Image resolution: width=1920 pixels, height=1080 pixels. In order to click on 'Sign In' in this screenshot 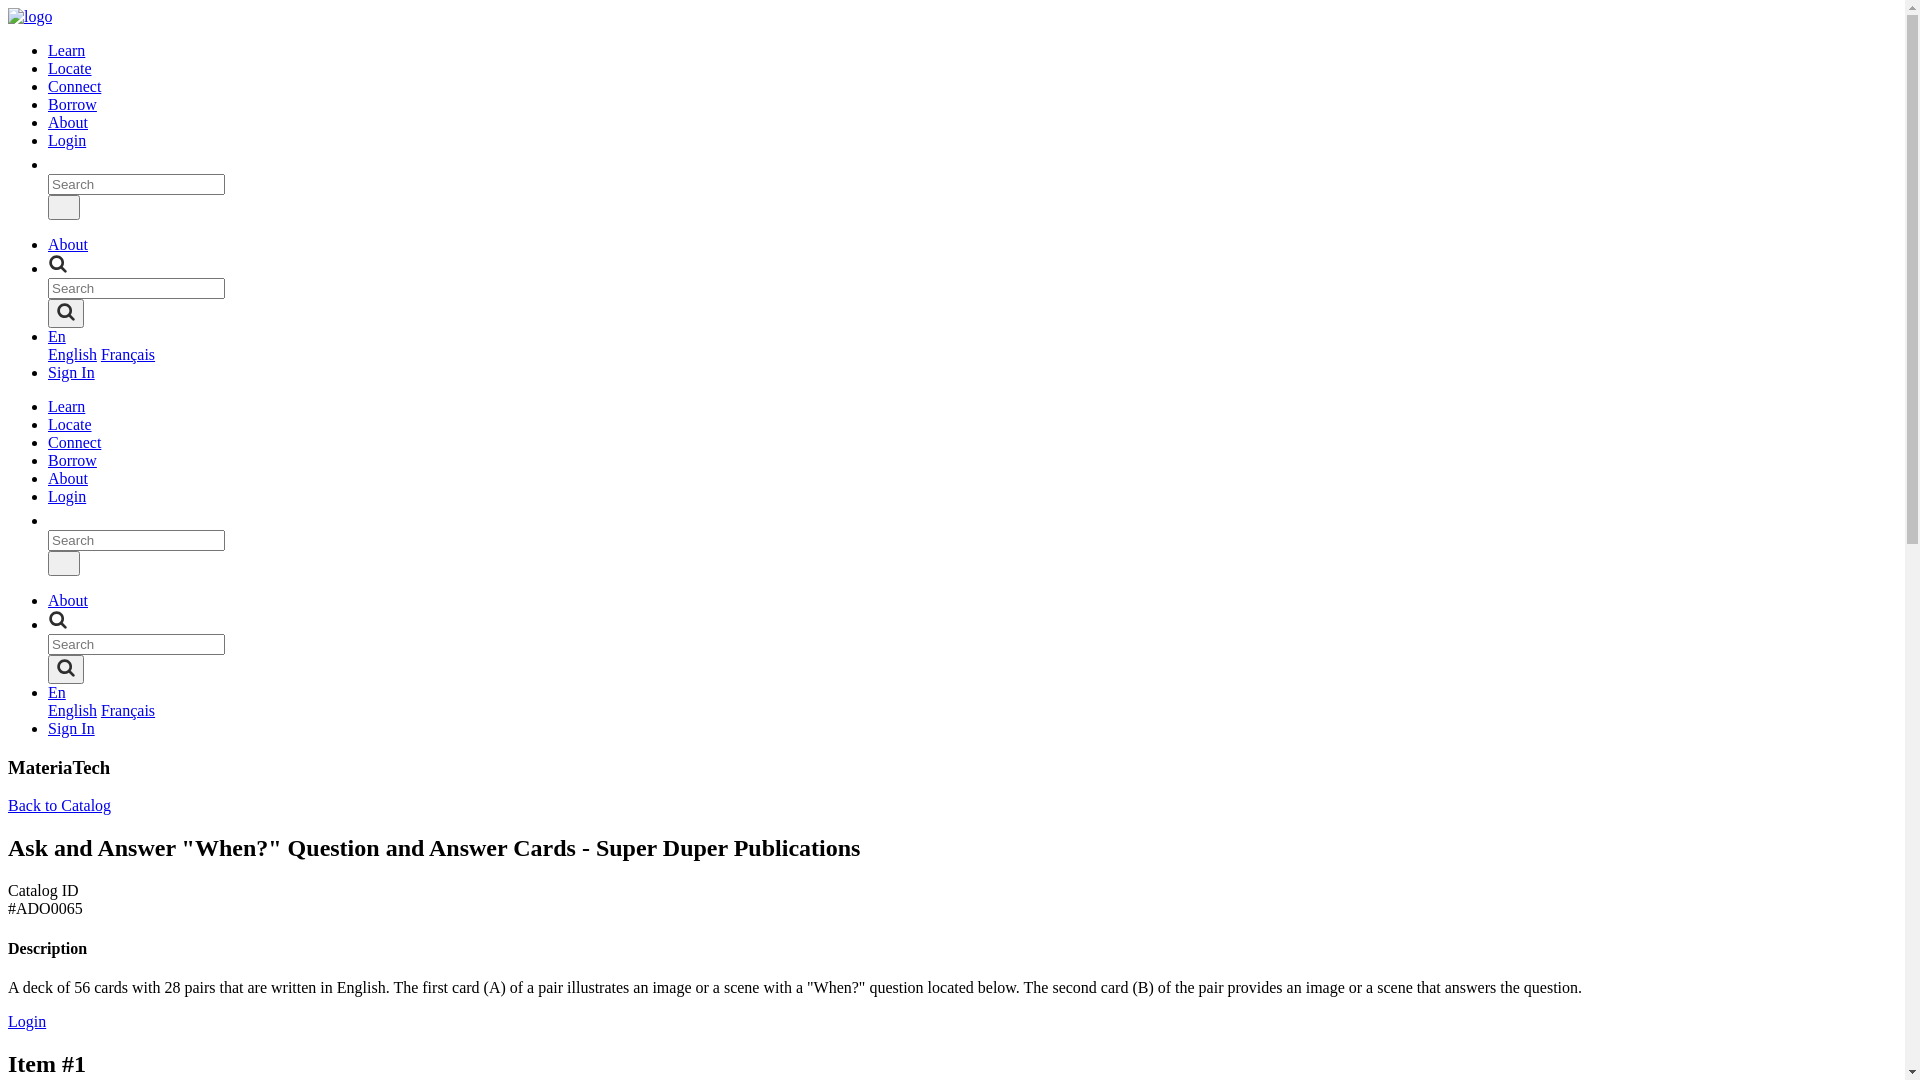, I will do `click(71, 728)`.